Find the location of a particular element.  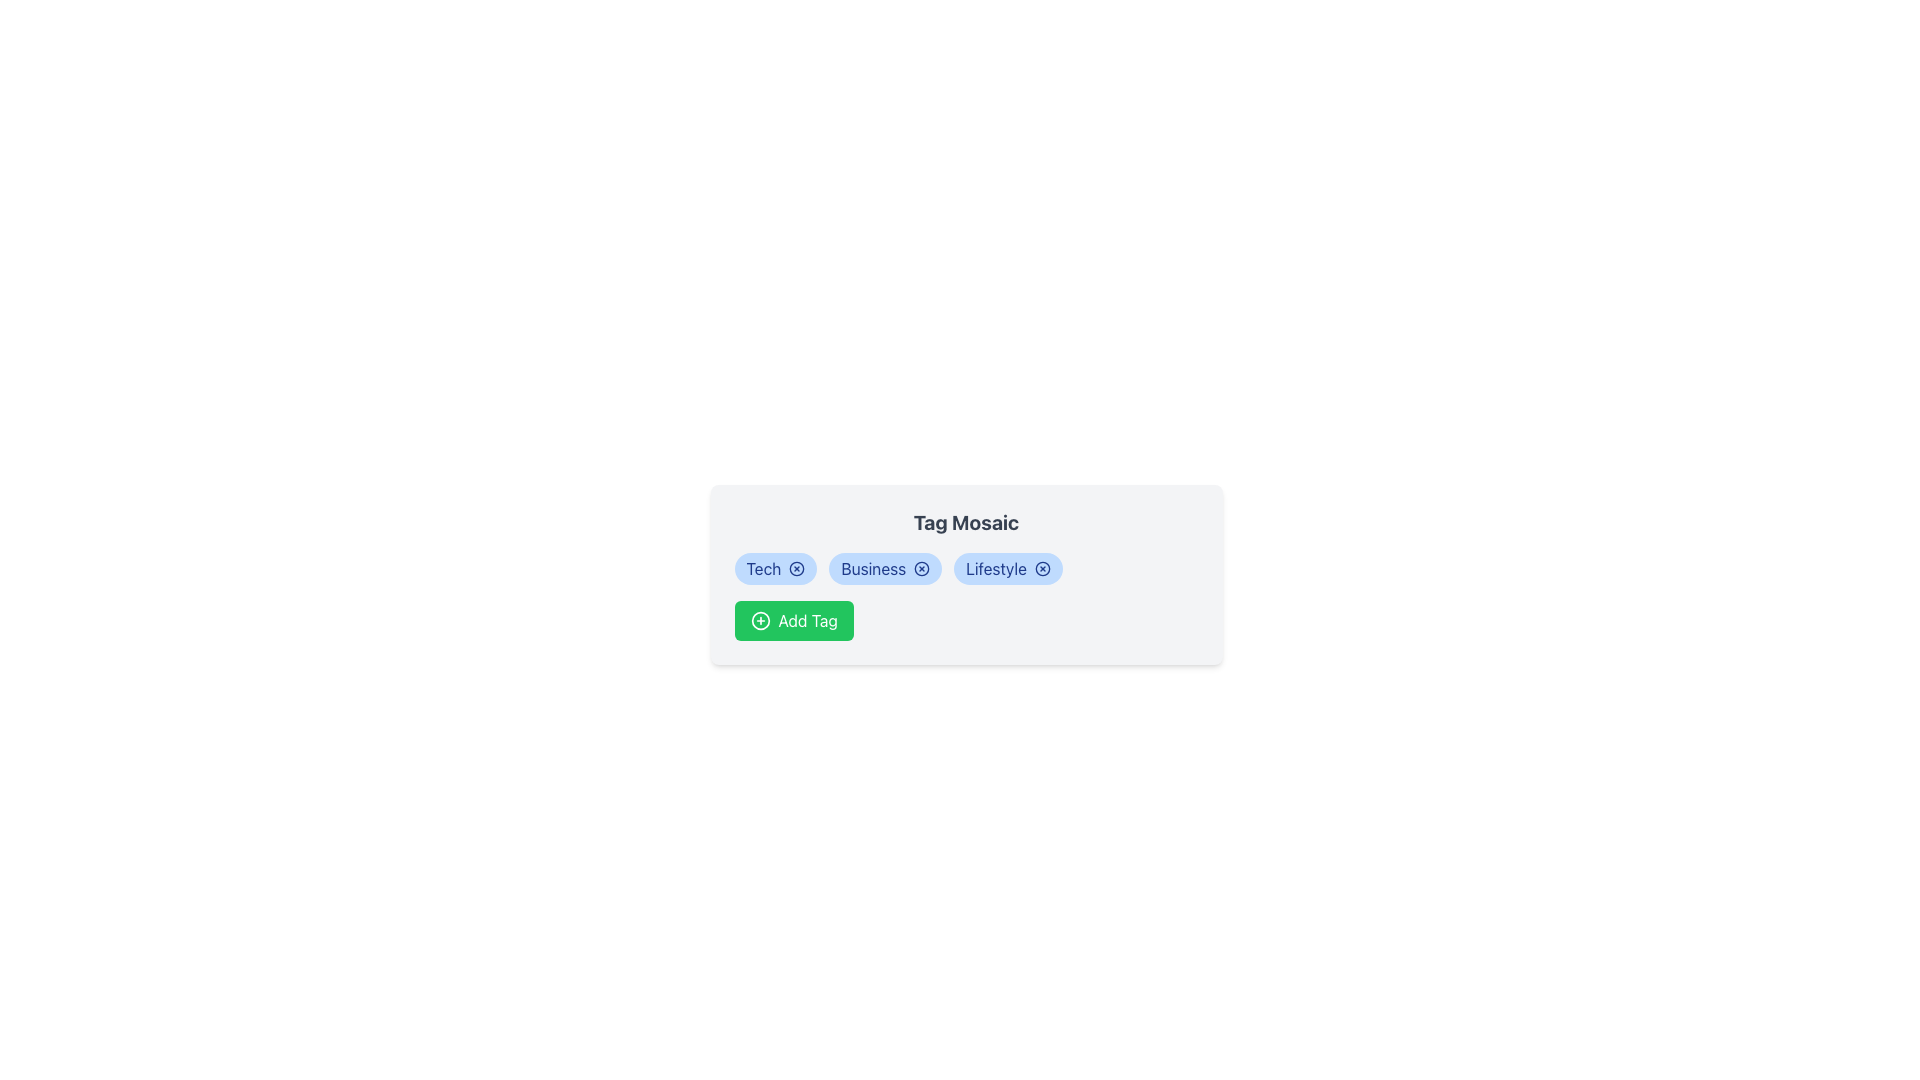

the small circular button with a cross inside, located at the top-right corner of the 'Lifestyle' tag is located at coordinates (1041, 569).